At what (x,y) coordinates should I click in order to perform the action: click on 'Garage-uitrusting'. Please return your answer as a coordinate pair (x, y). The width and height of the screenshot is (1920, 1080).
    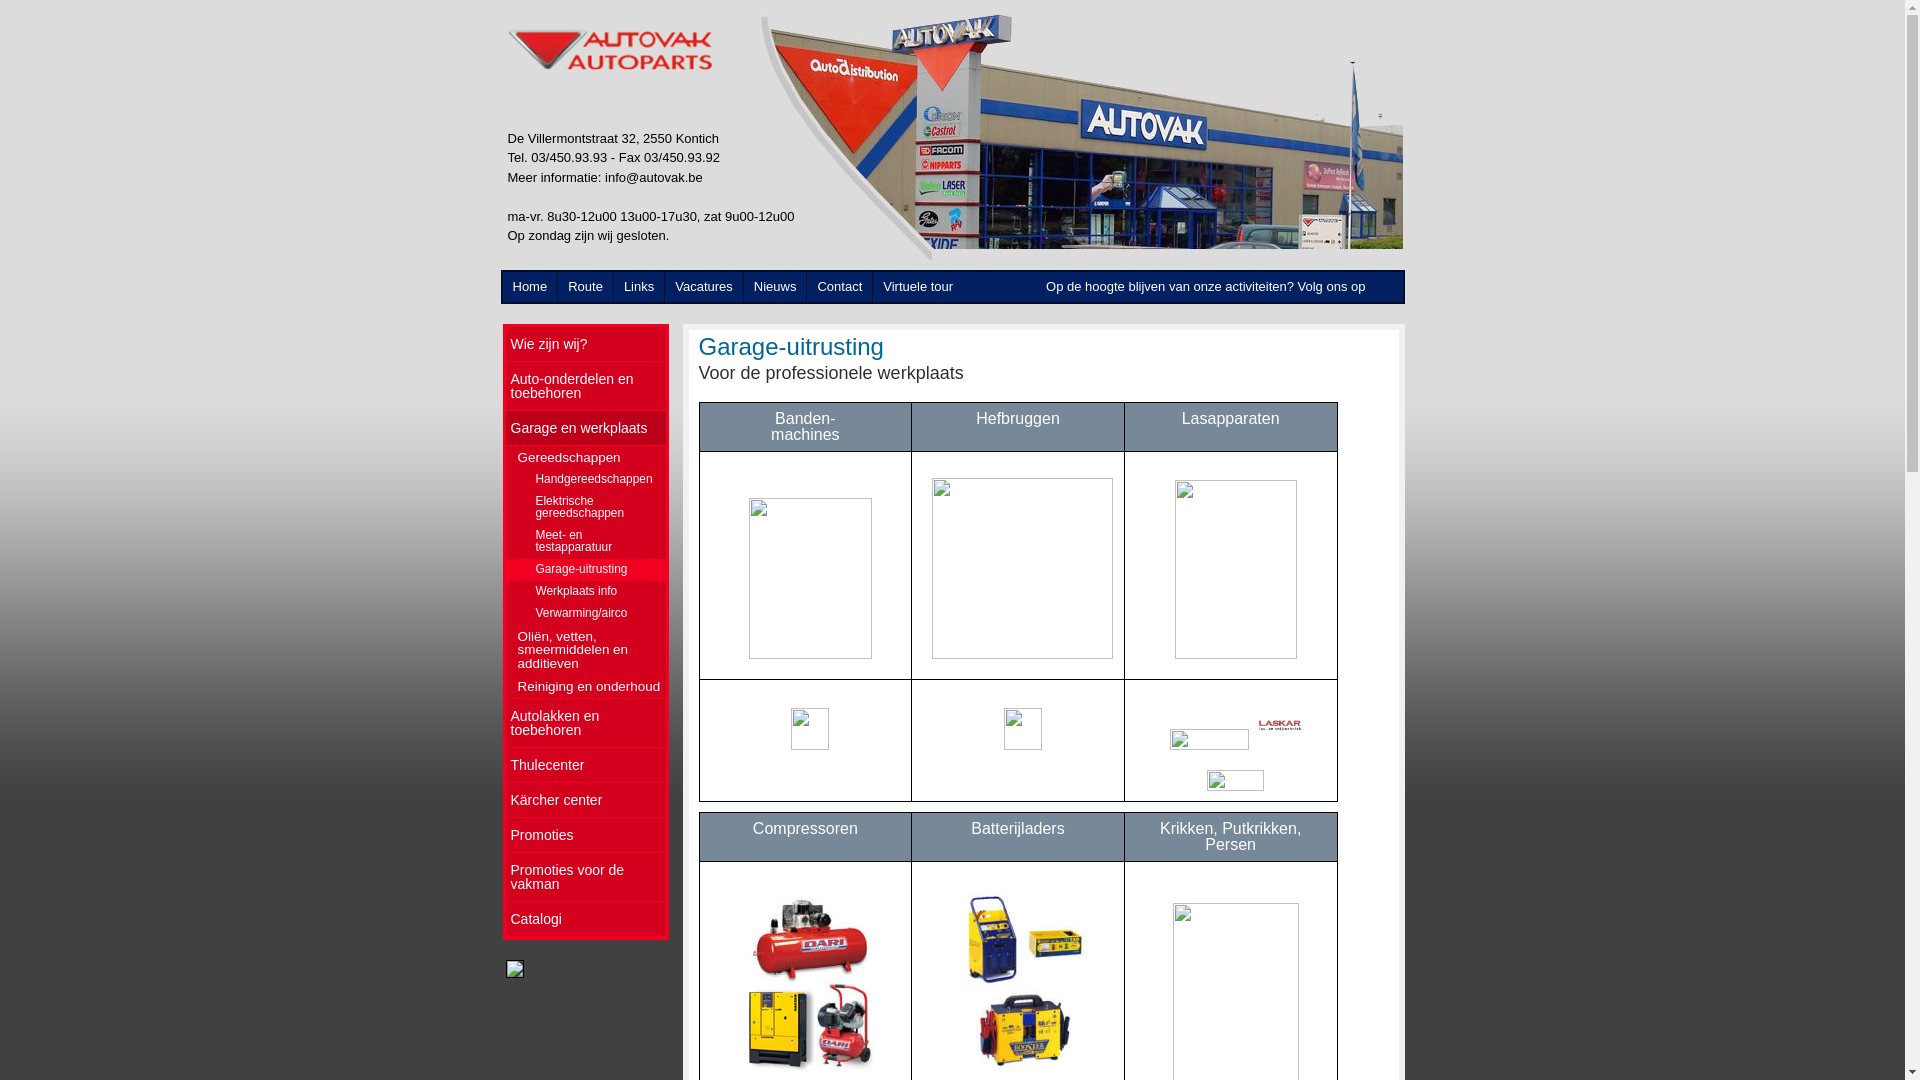
    Looking at the image, I should click on (505, 570).